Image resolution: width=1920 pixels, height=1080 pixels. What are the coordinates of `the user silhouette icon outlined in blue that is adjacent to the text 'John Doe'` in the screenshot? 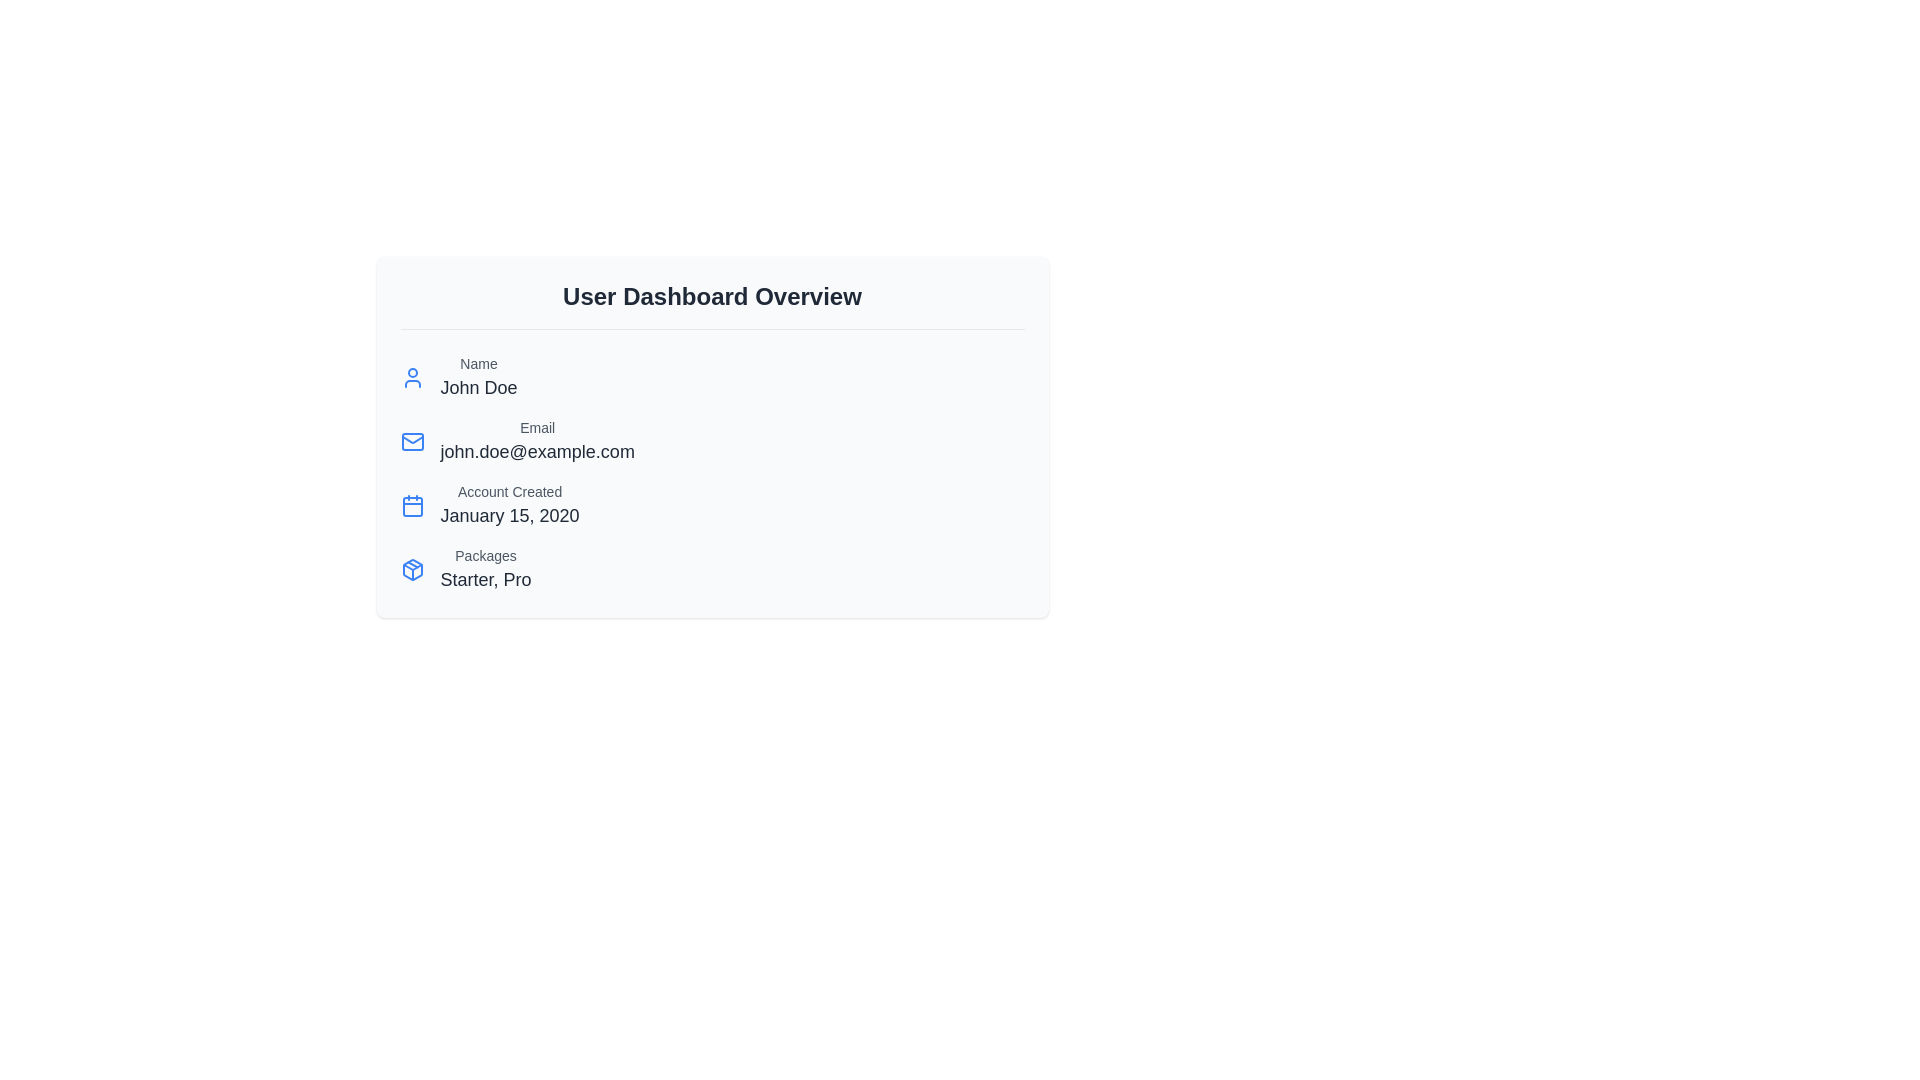 It's located at (411, 378).